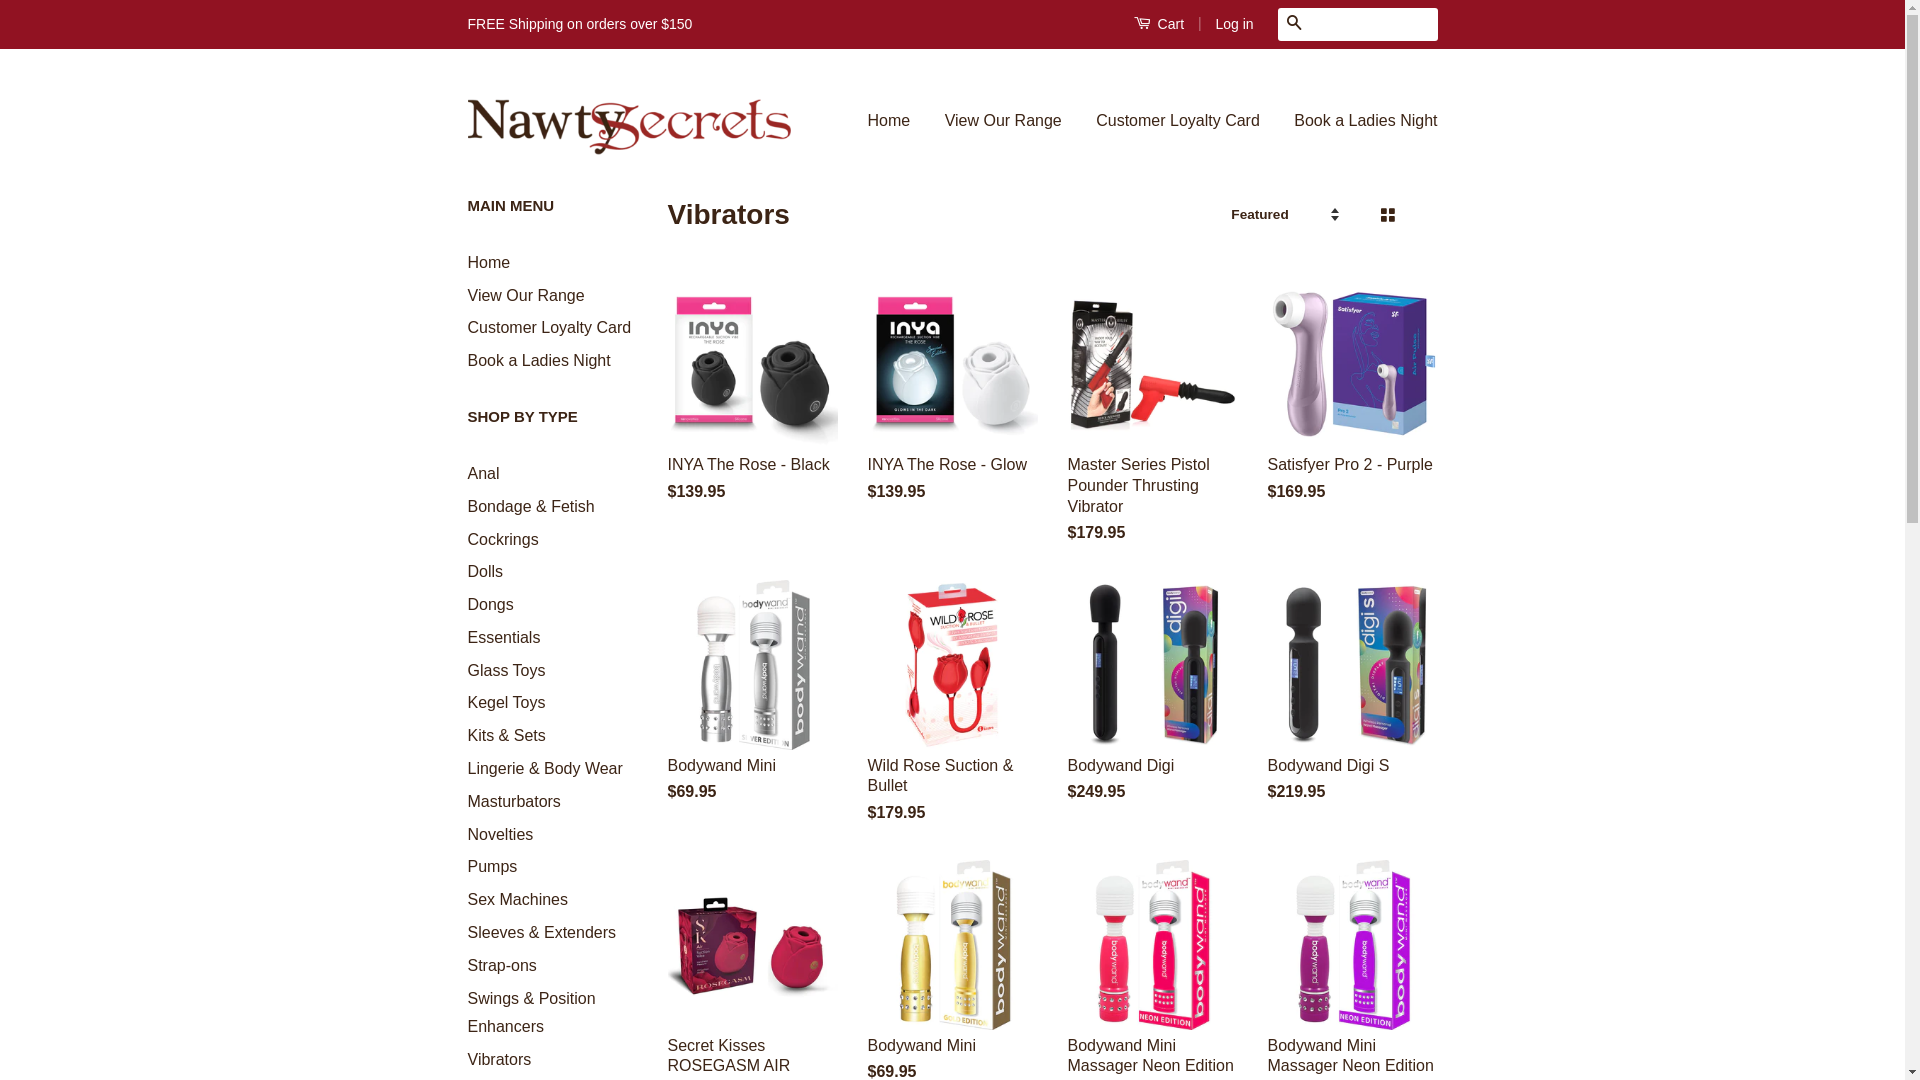 The width and height of the screenshot is (1920, 1080). I want to click on 'Essentials', so click(504, 637).